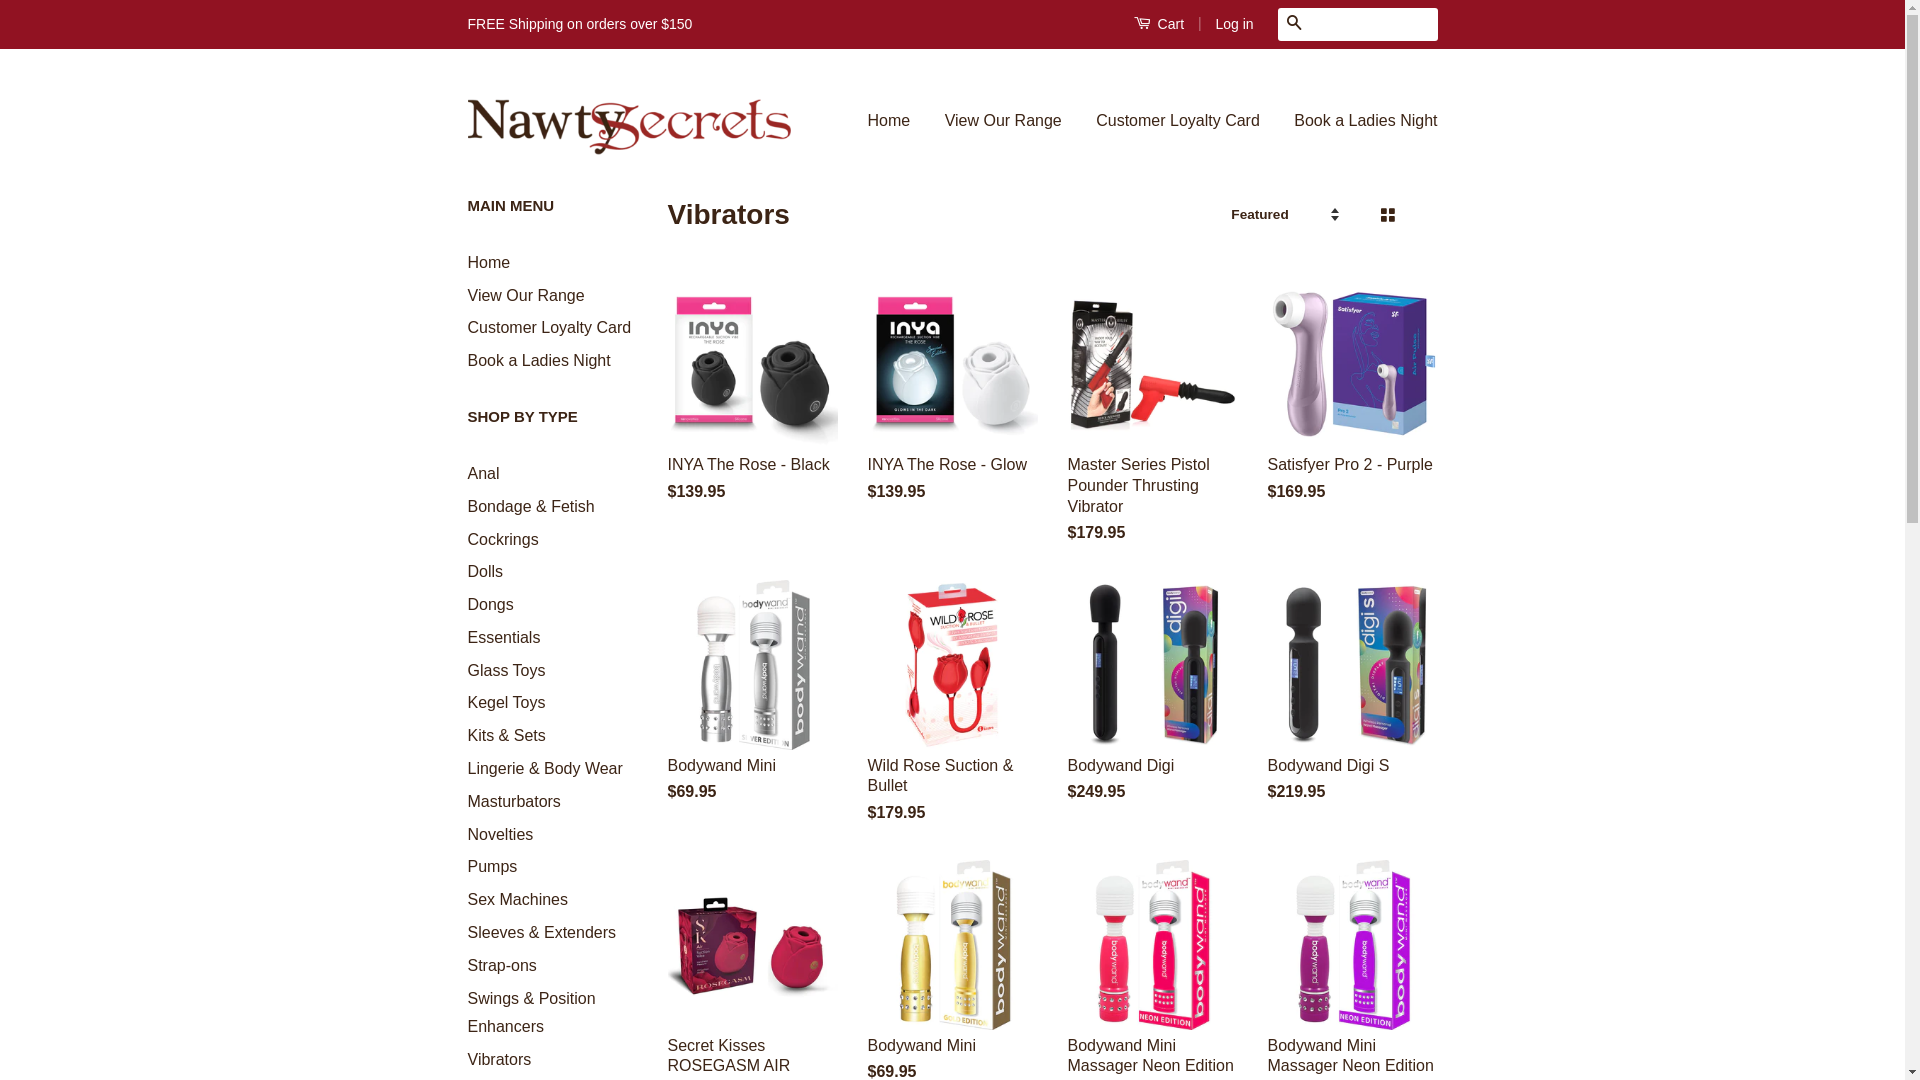 The width and height of the screenshot is (1920, 1080). I want to click on 'Essentials', so click(504, 637).